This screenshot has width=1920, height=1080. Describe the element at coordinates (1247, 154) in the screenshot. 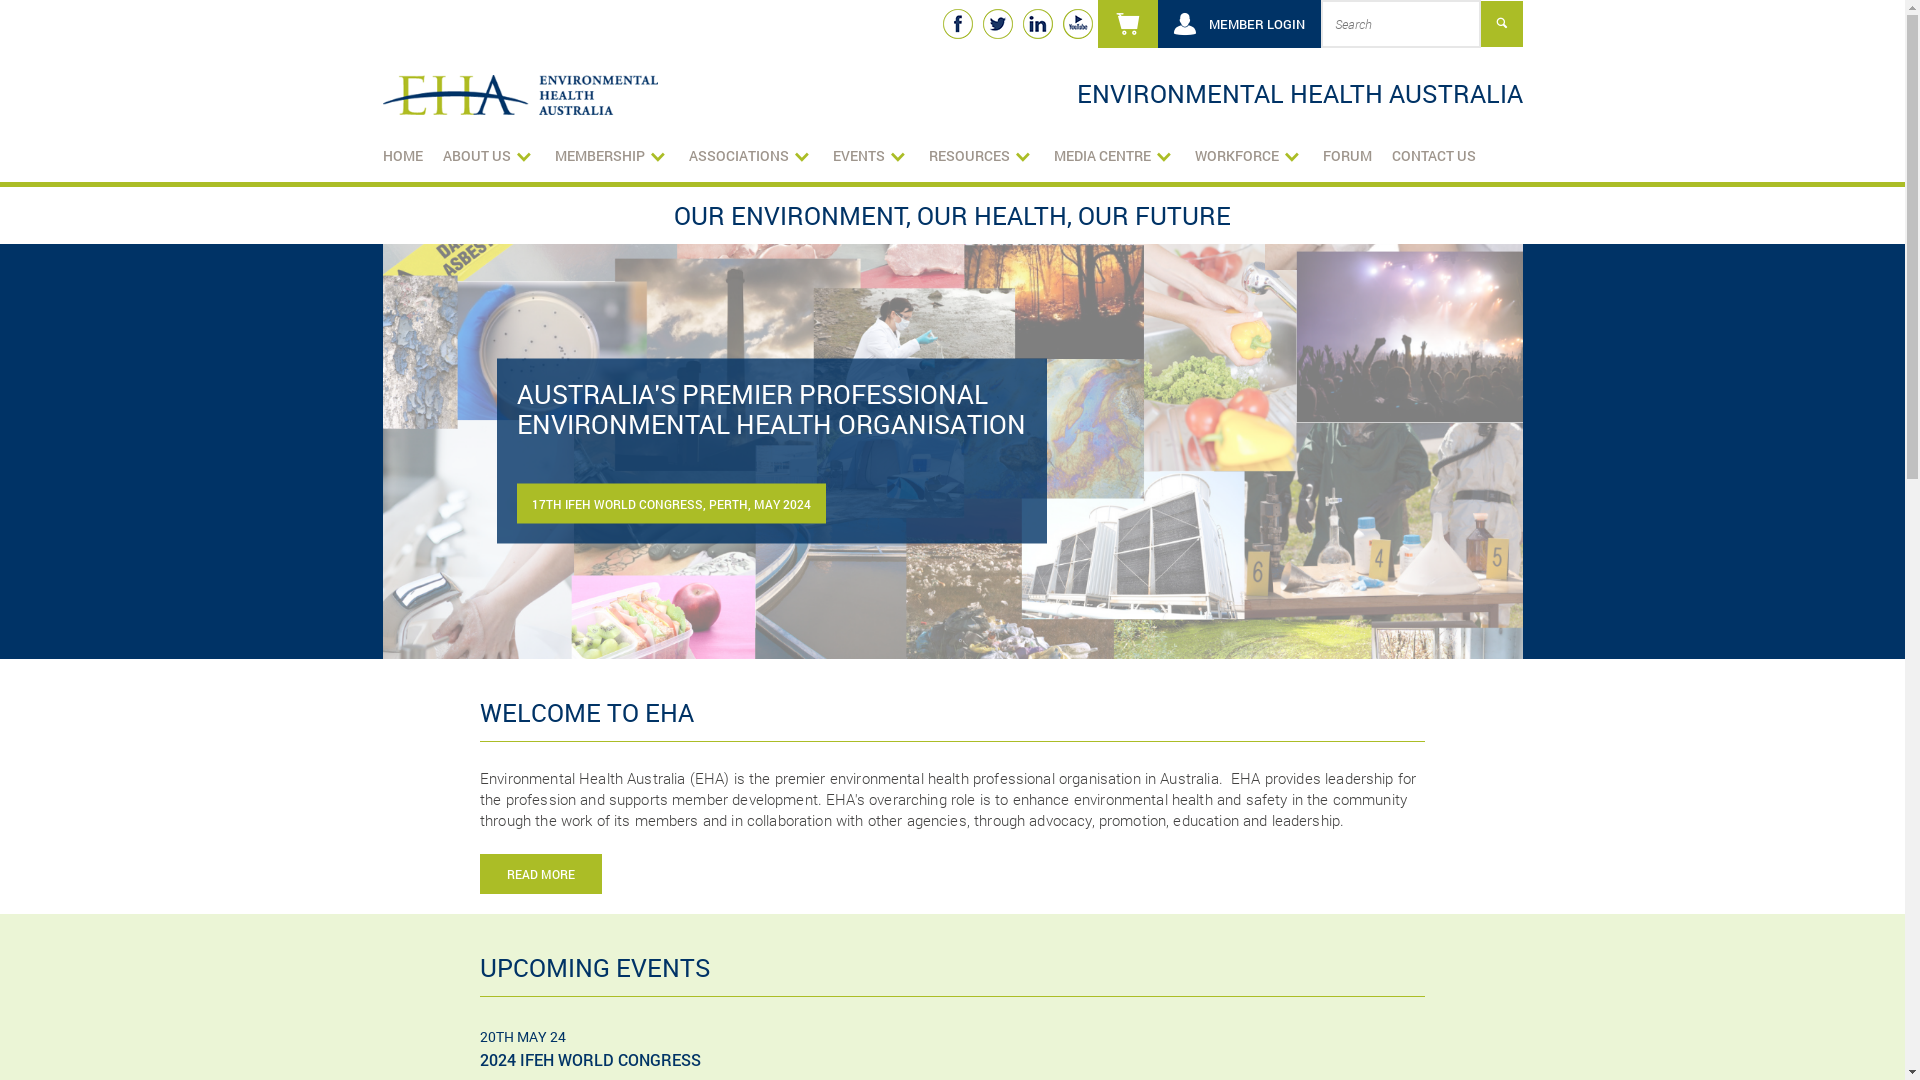

I see `'WORKFORCE'` at that location.